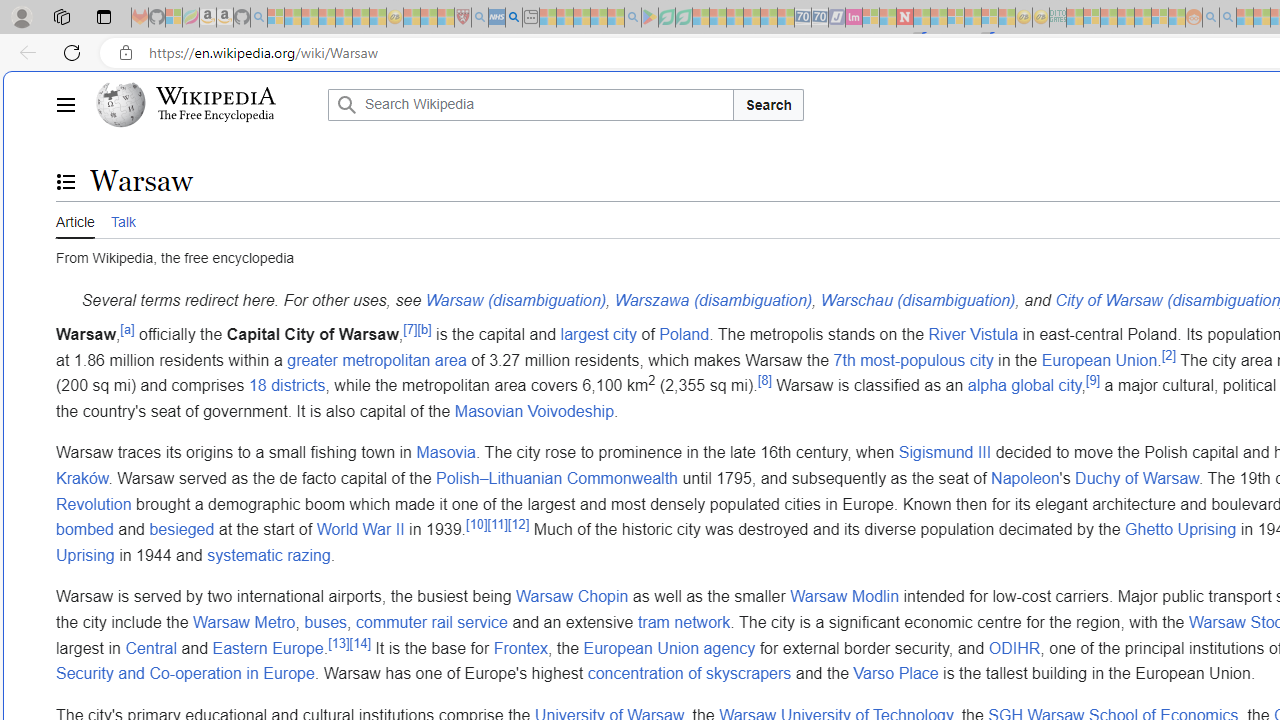 Image resolution: width=1280 pixels, height=720 pixels. Describe the element at coordinates (944, 453) in the screenshot. I see `'Sigismund III'` at that location.